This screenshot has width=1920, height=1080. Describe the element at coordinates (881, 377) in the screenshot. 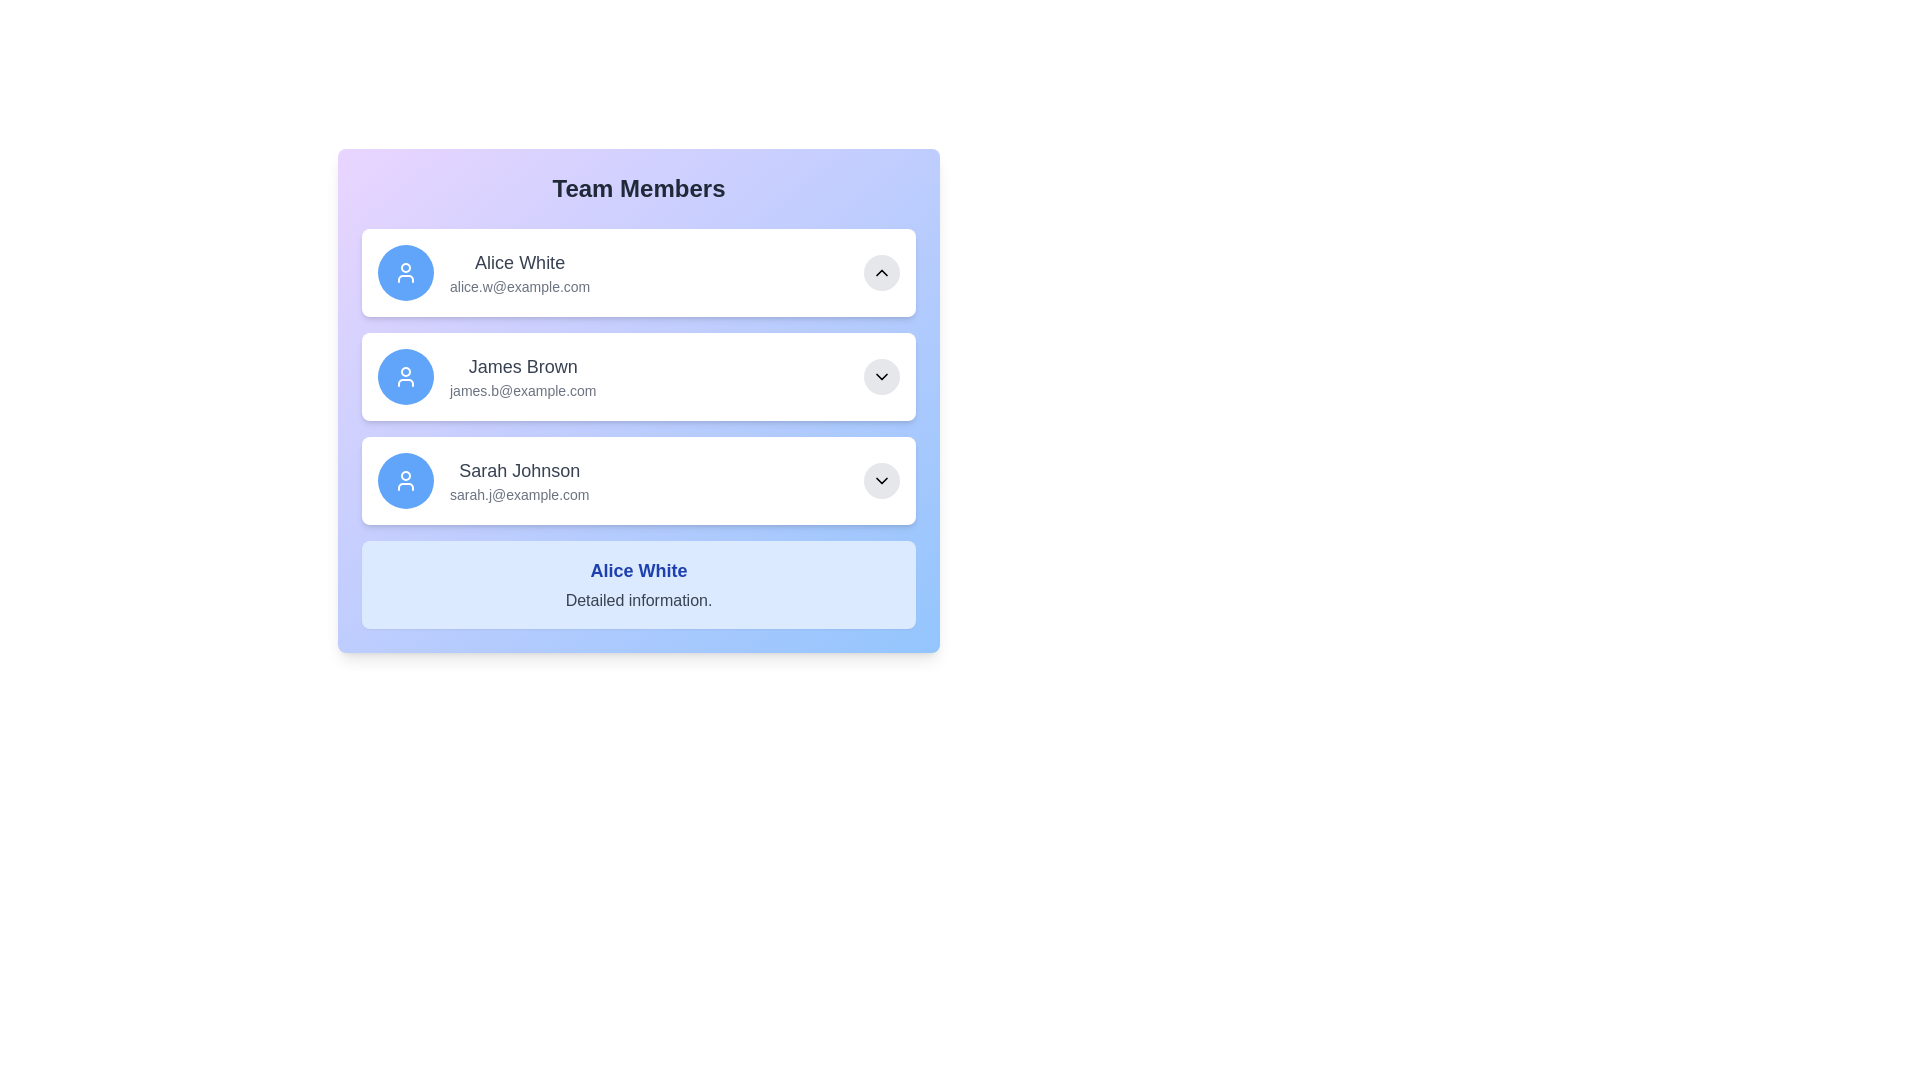

I see `the circular button icon located at the far right of the list item's header for 'James Brown' to observe visual feedback` at that location.